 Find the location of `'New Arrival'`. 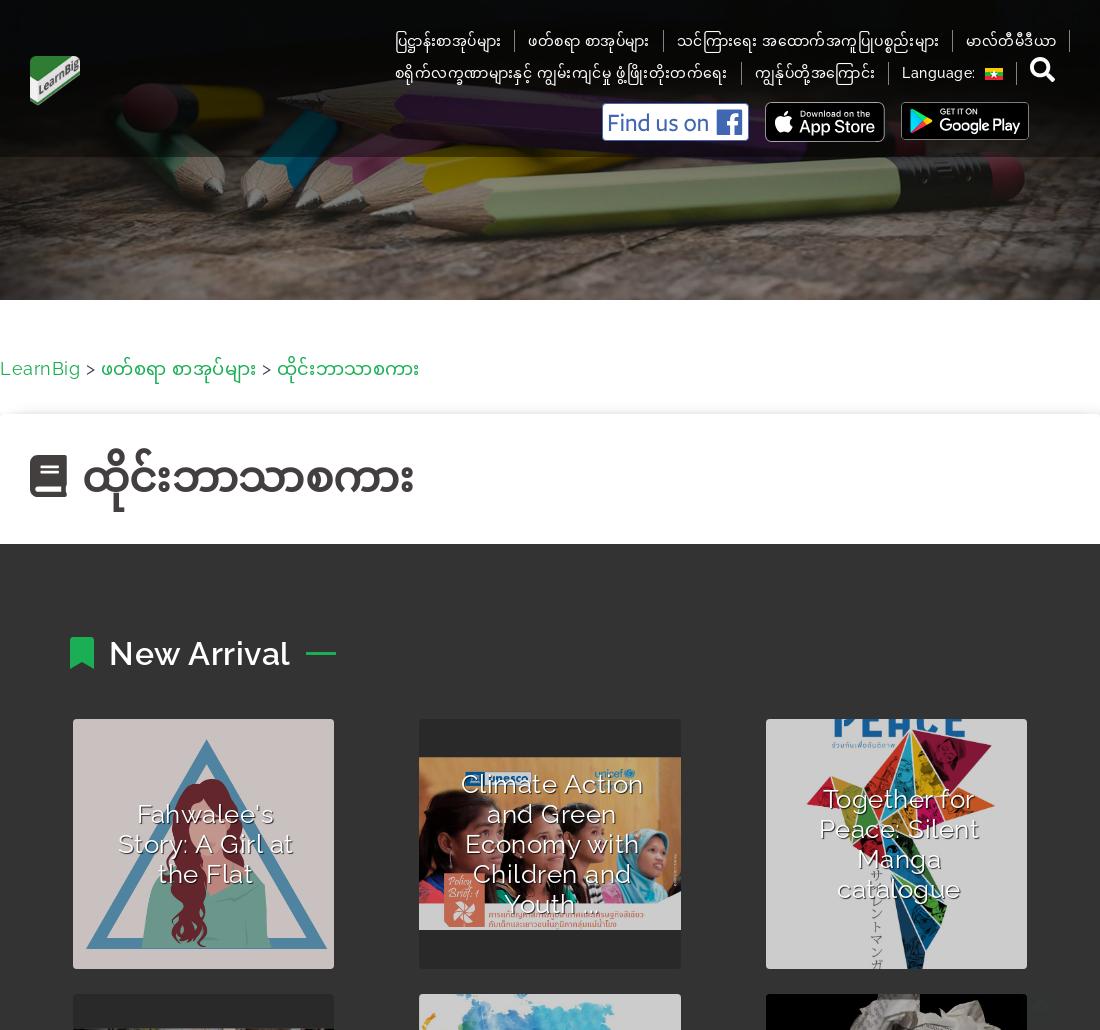

'New Arrival' is located at coordinates (198, 651).